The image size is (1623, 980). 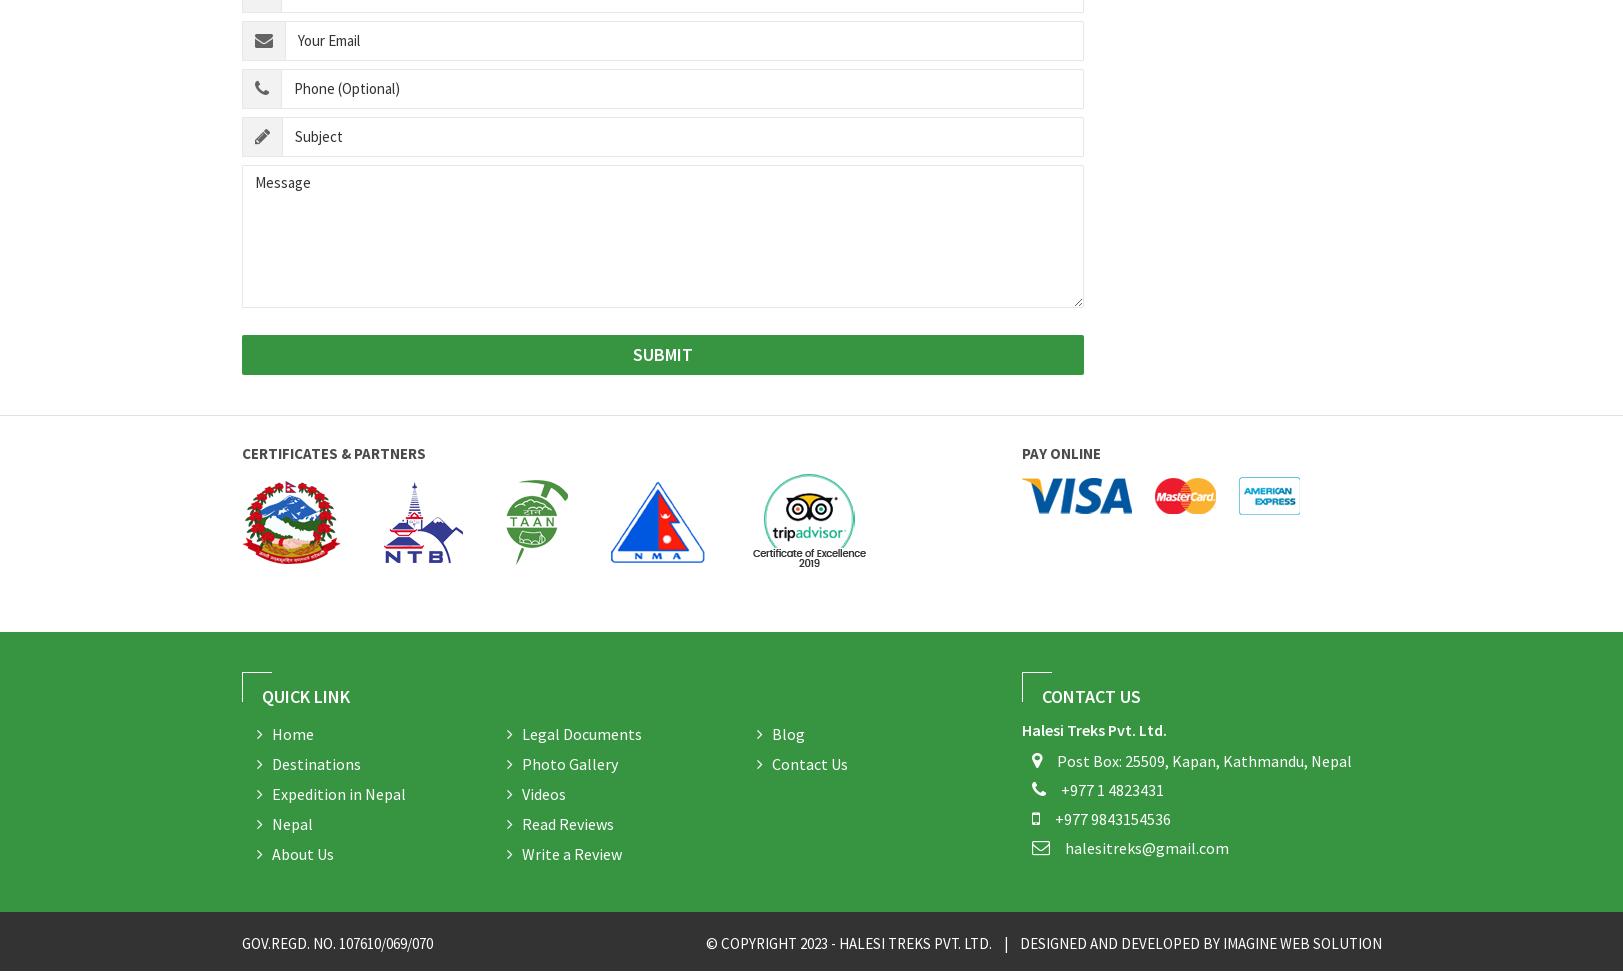 I want to click on 'Quick link', so click(x=304, y=696).